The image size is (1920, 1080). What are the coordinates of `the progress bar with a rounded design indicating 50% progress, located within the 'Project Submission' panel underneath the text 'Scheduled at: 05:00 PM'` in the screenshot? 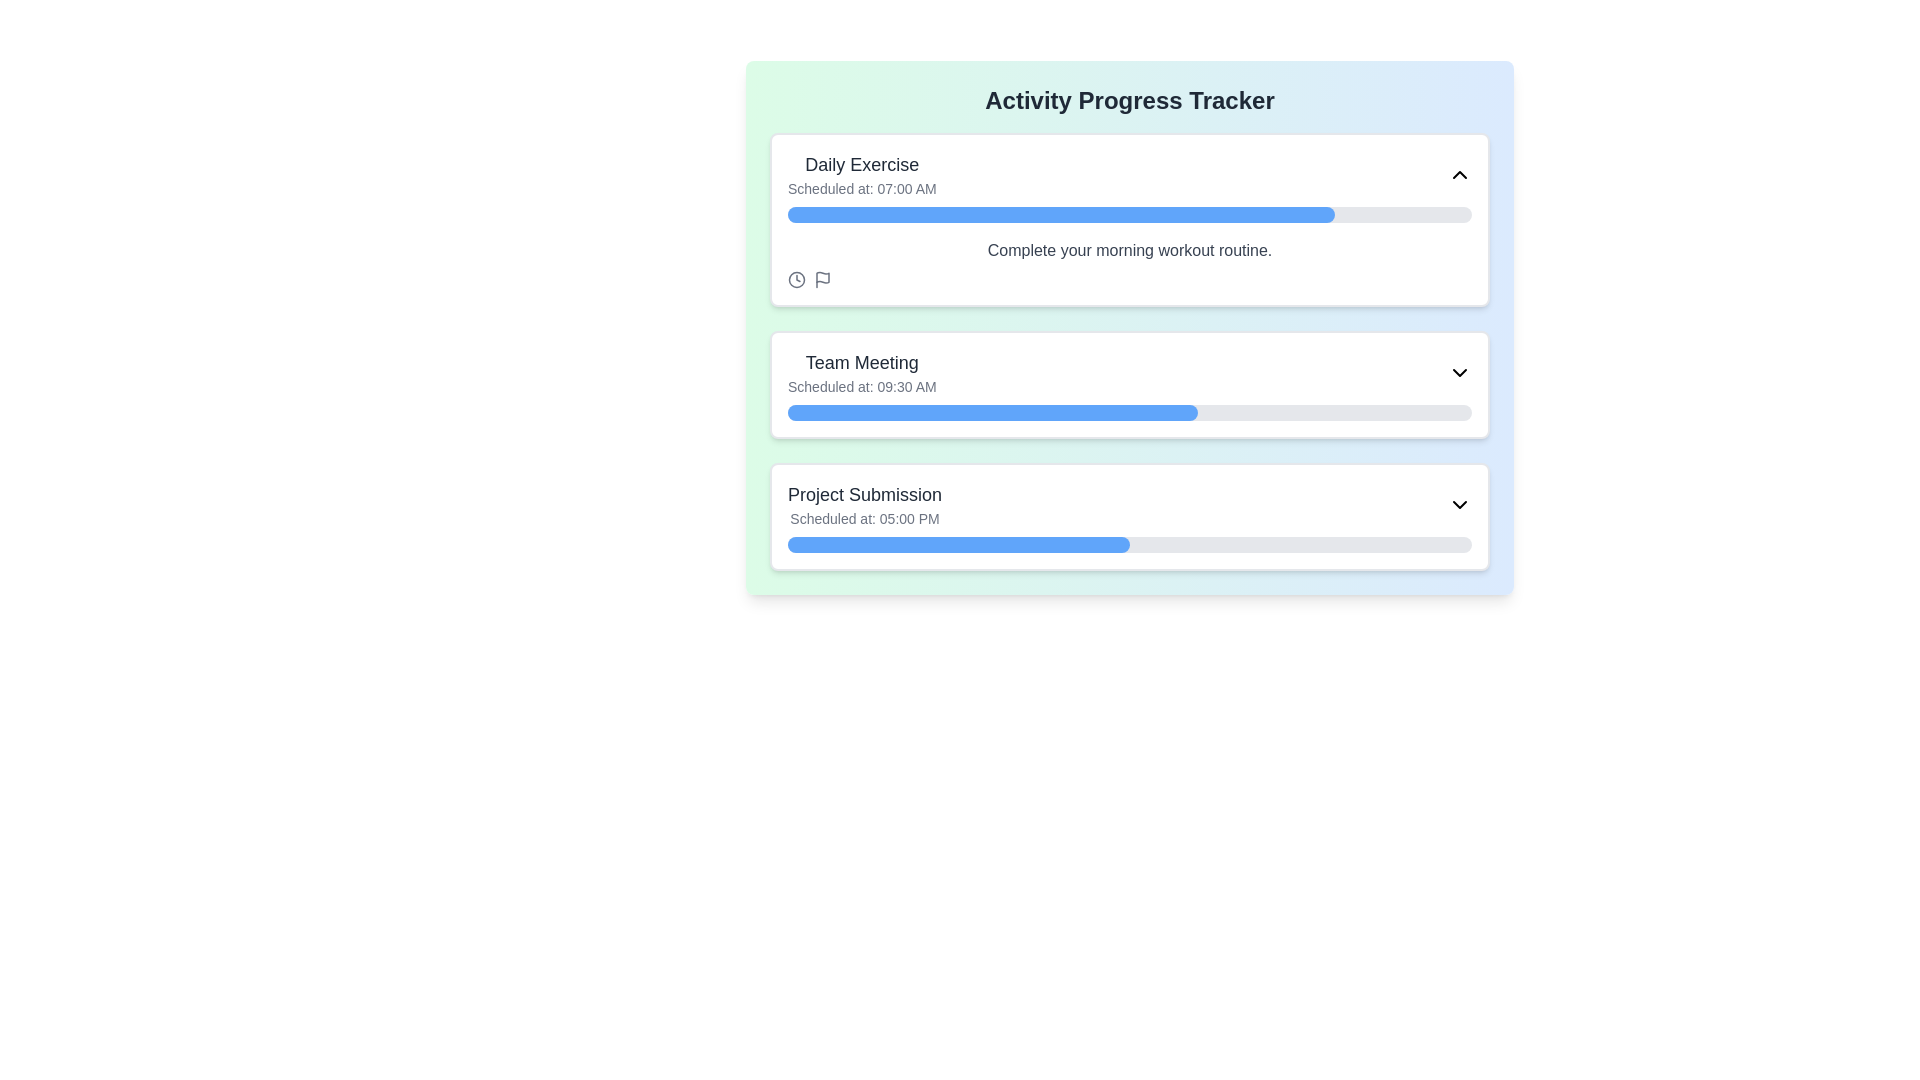 It's located at (1129, 544).